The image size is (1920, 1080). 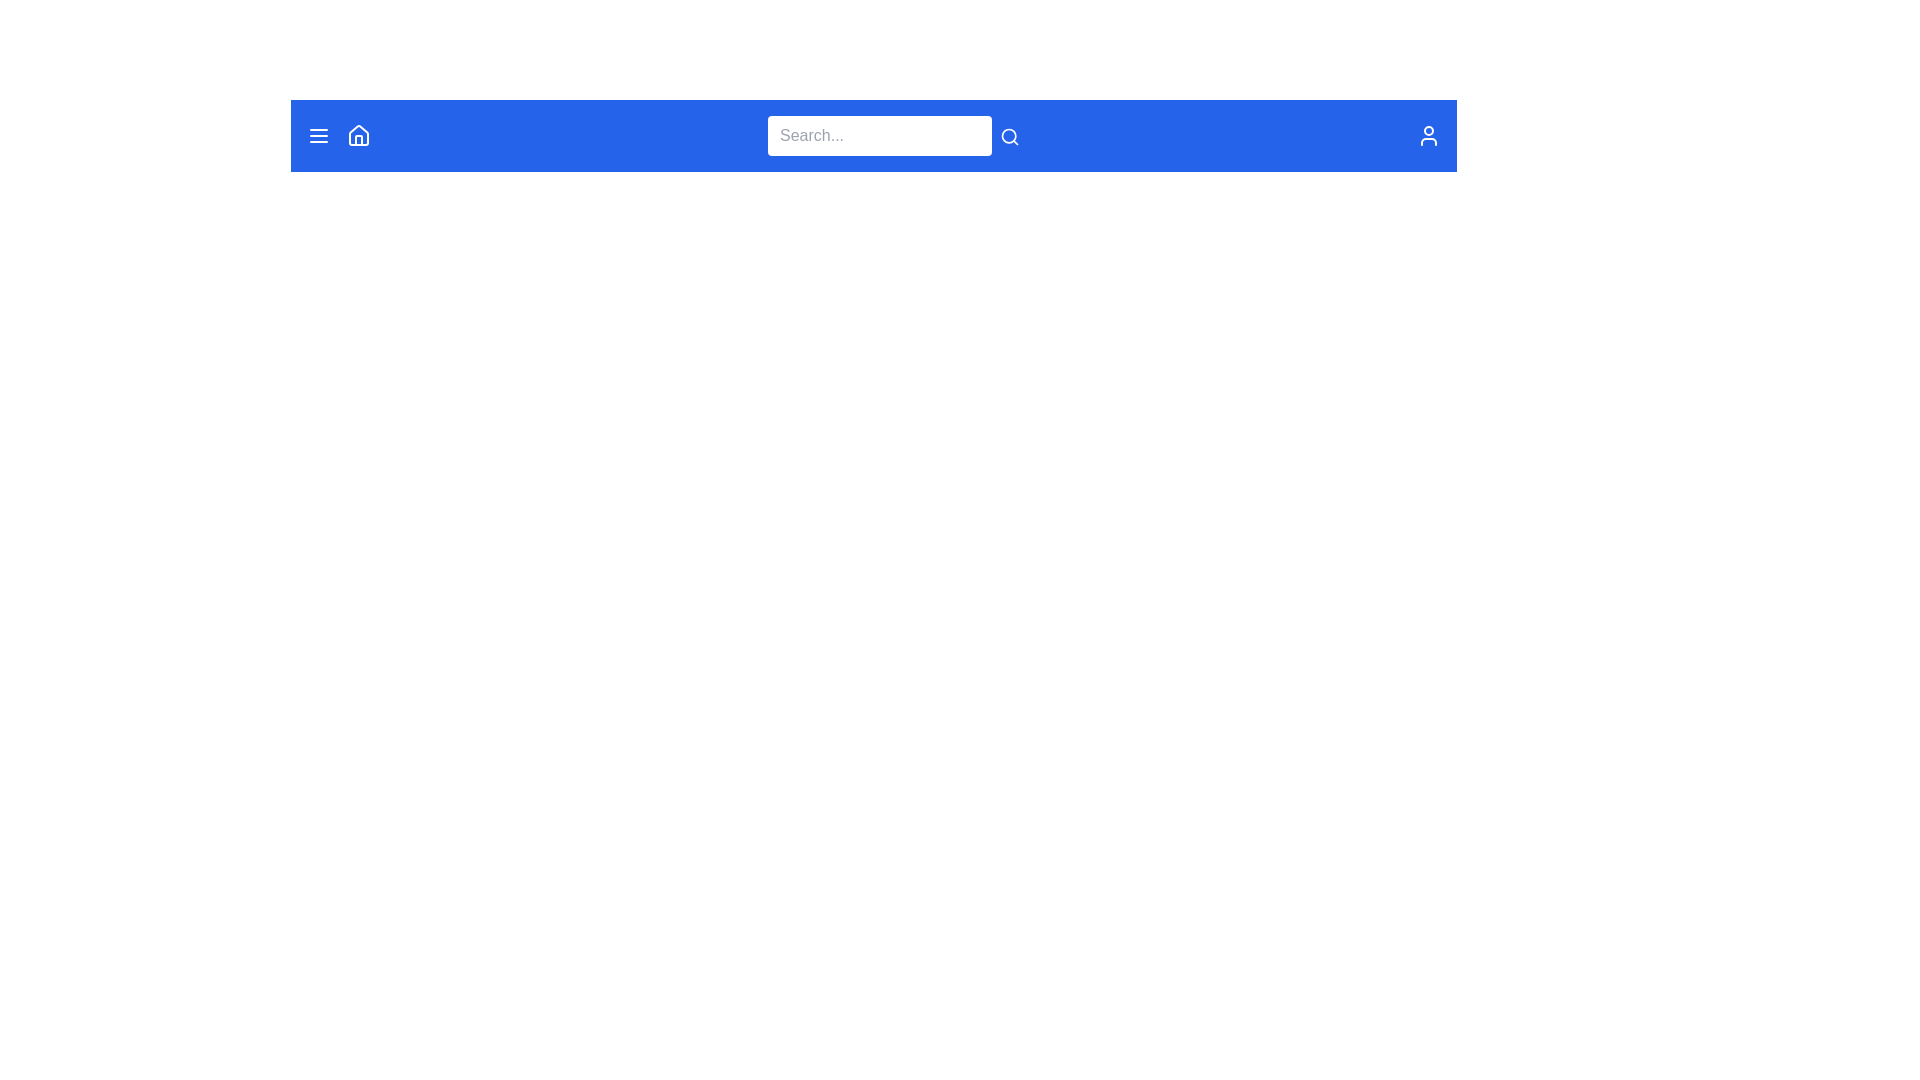 I want to click on the menu icon in the navigation group, which is represented by a stack of three horizontal lines, so click(x=339, y=135).